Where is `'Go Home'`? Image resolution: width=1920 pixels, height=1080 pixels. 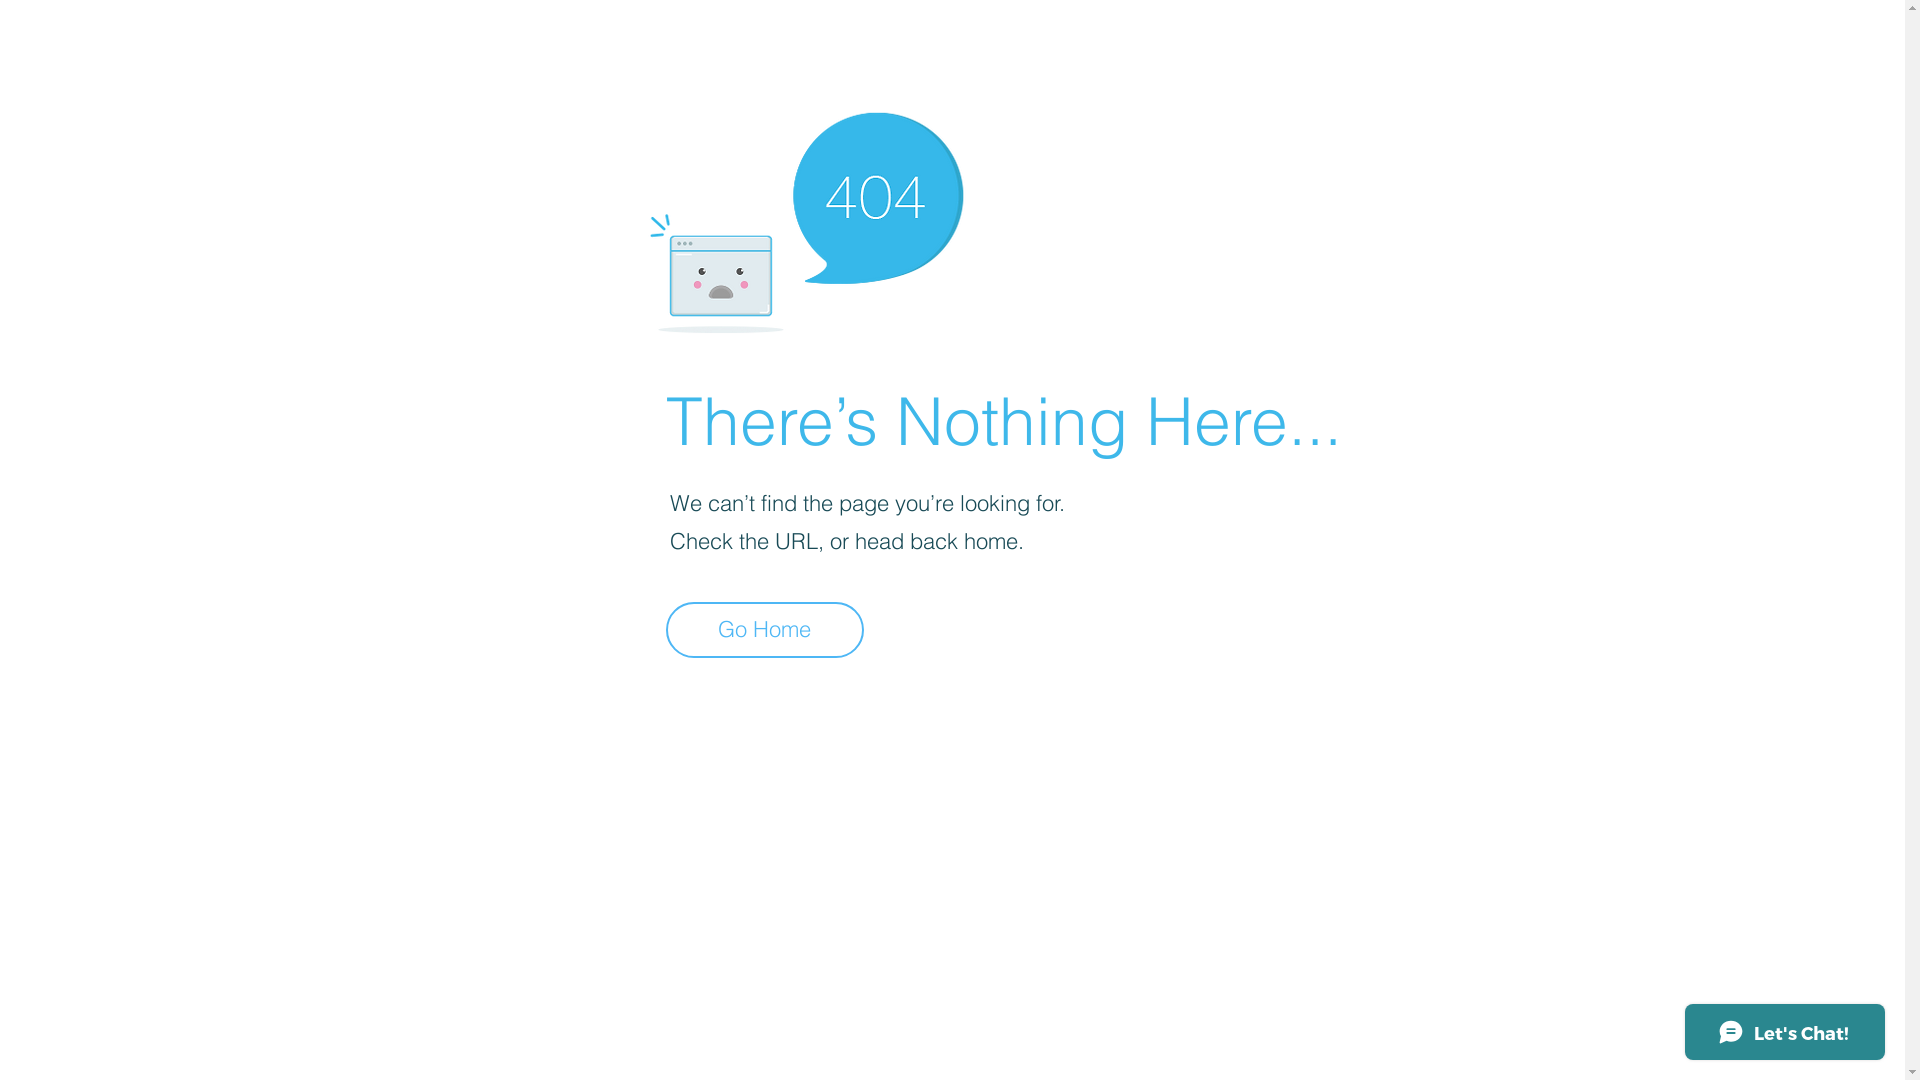 'Go Home' is located at coordinates (763, 628).